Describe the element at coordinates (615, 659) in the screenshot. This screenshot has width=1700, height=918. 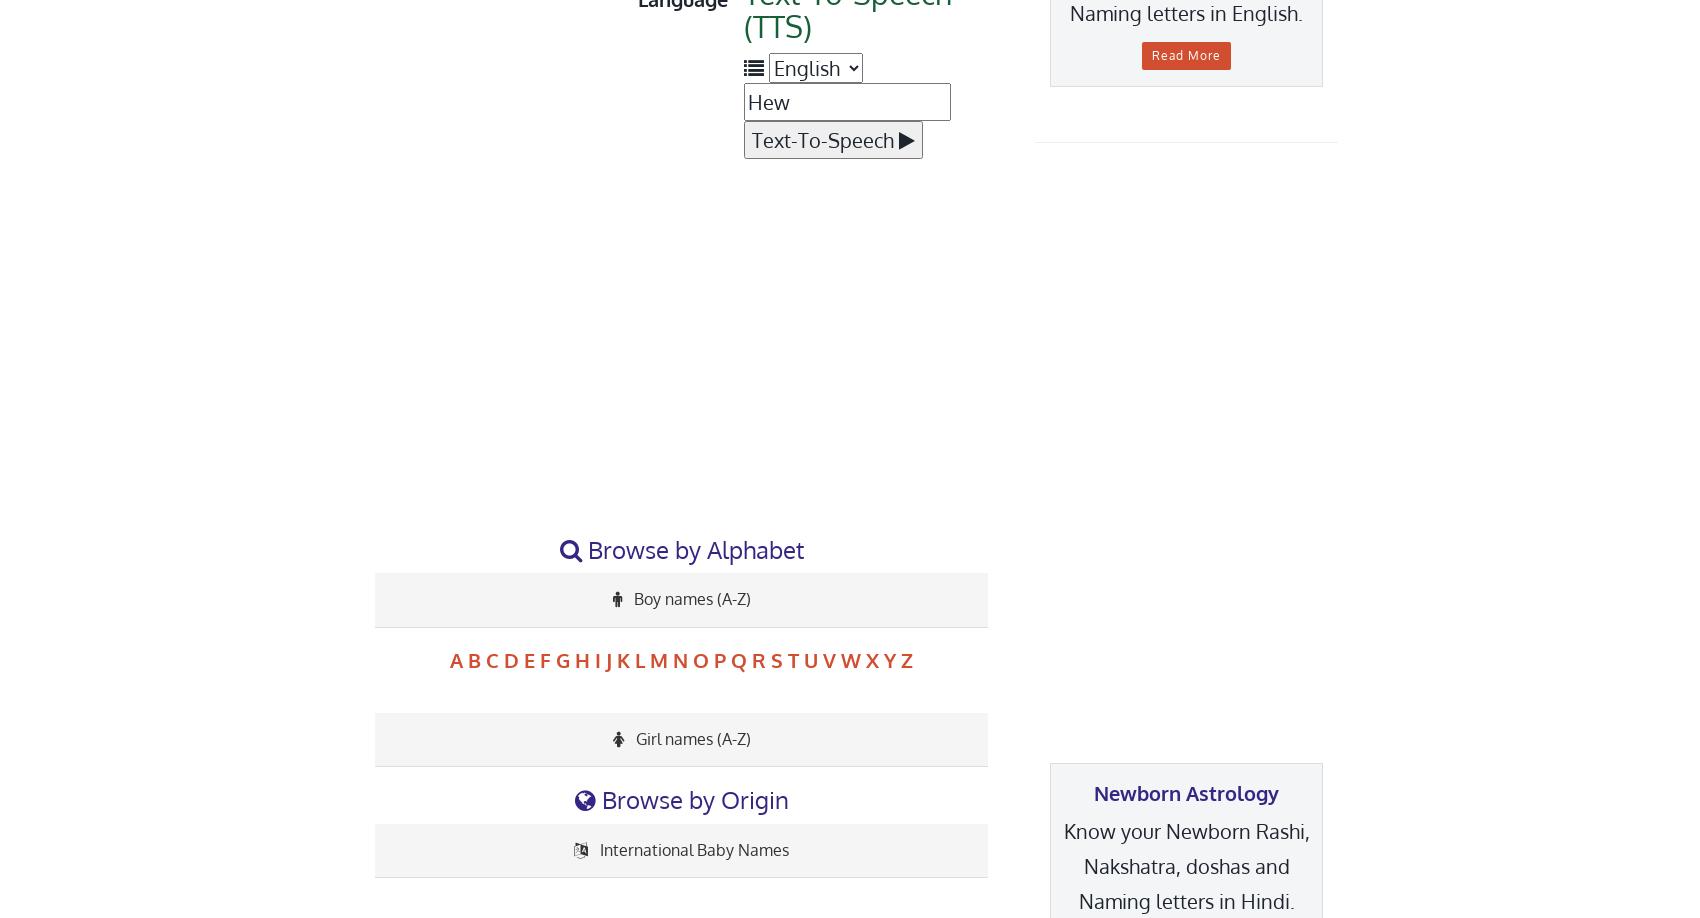
I see `'K'` at that location.